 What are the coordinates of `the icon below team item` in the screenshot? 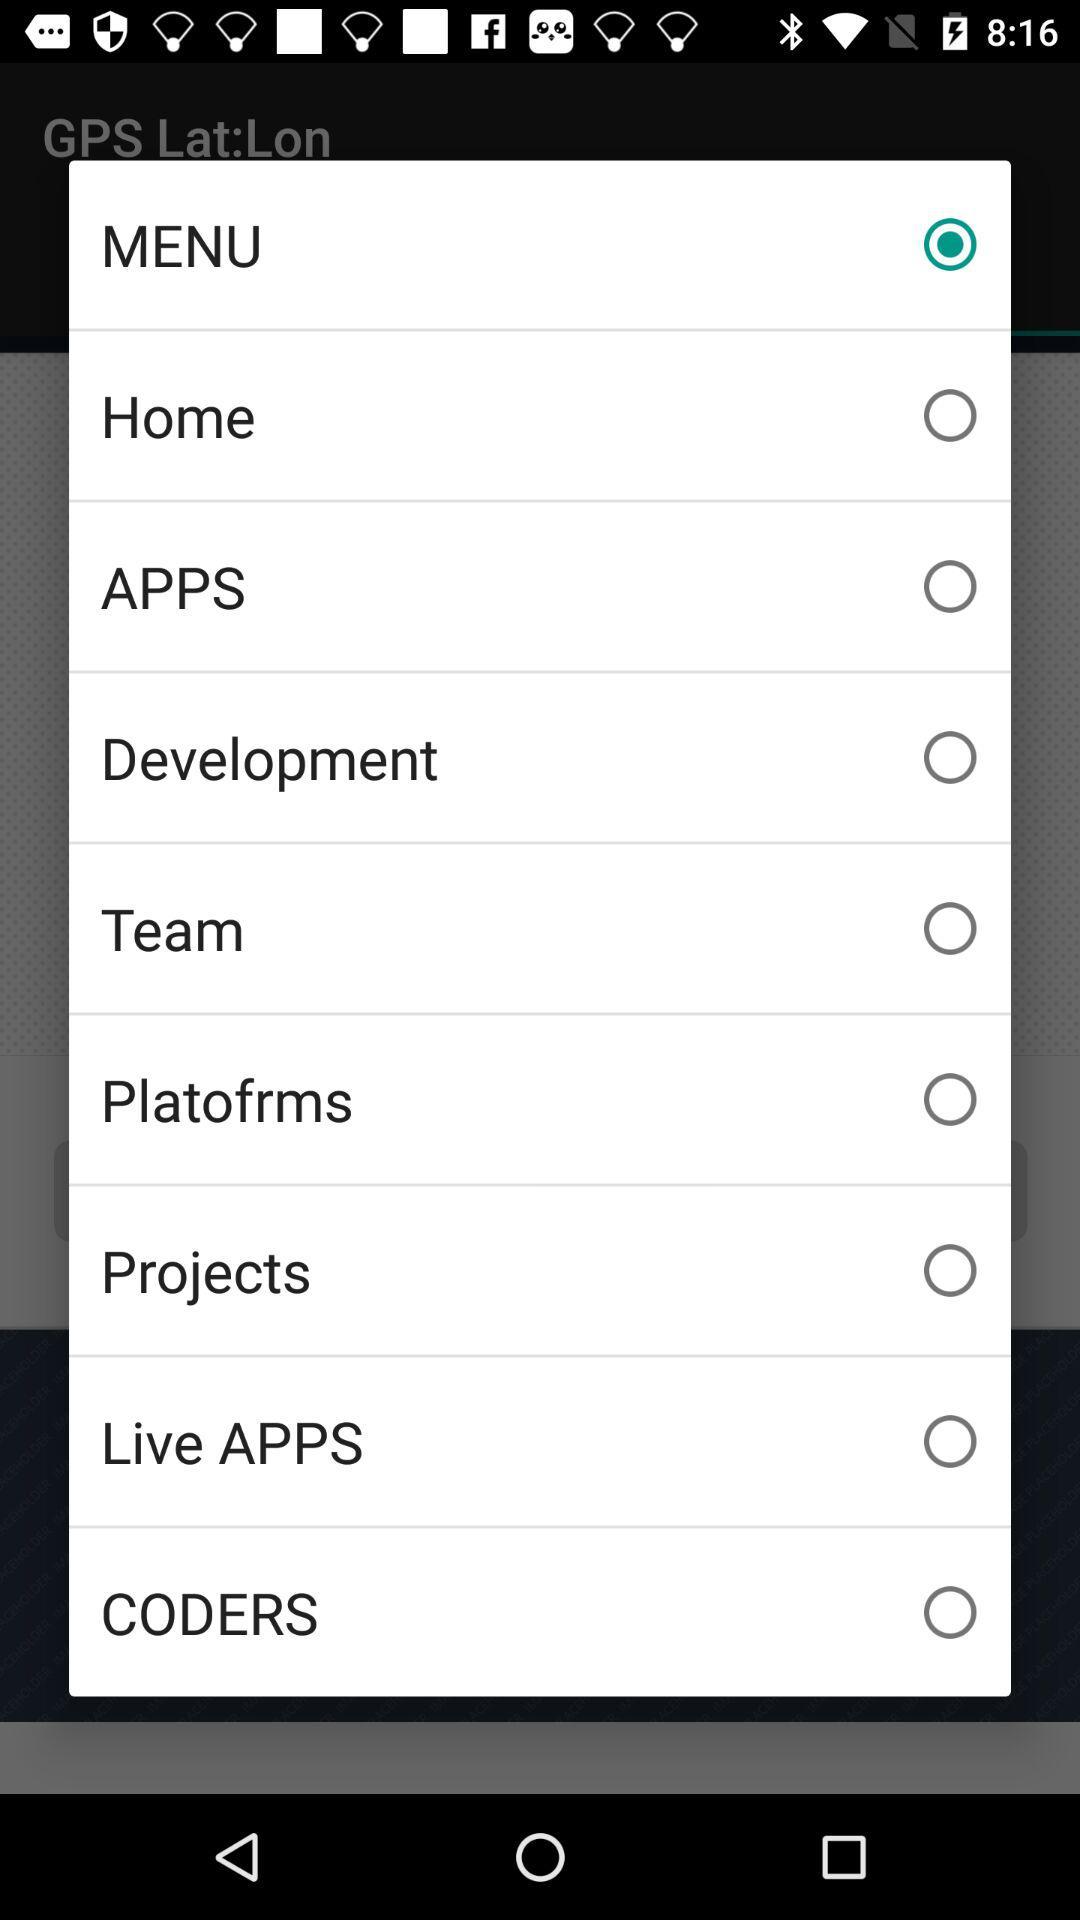 It's located at (540, 1098).